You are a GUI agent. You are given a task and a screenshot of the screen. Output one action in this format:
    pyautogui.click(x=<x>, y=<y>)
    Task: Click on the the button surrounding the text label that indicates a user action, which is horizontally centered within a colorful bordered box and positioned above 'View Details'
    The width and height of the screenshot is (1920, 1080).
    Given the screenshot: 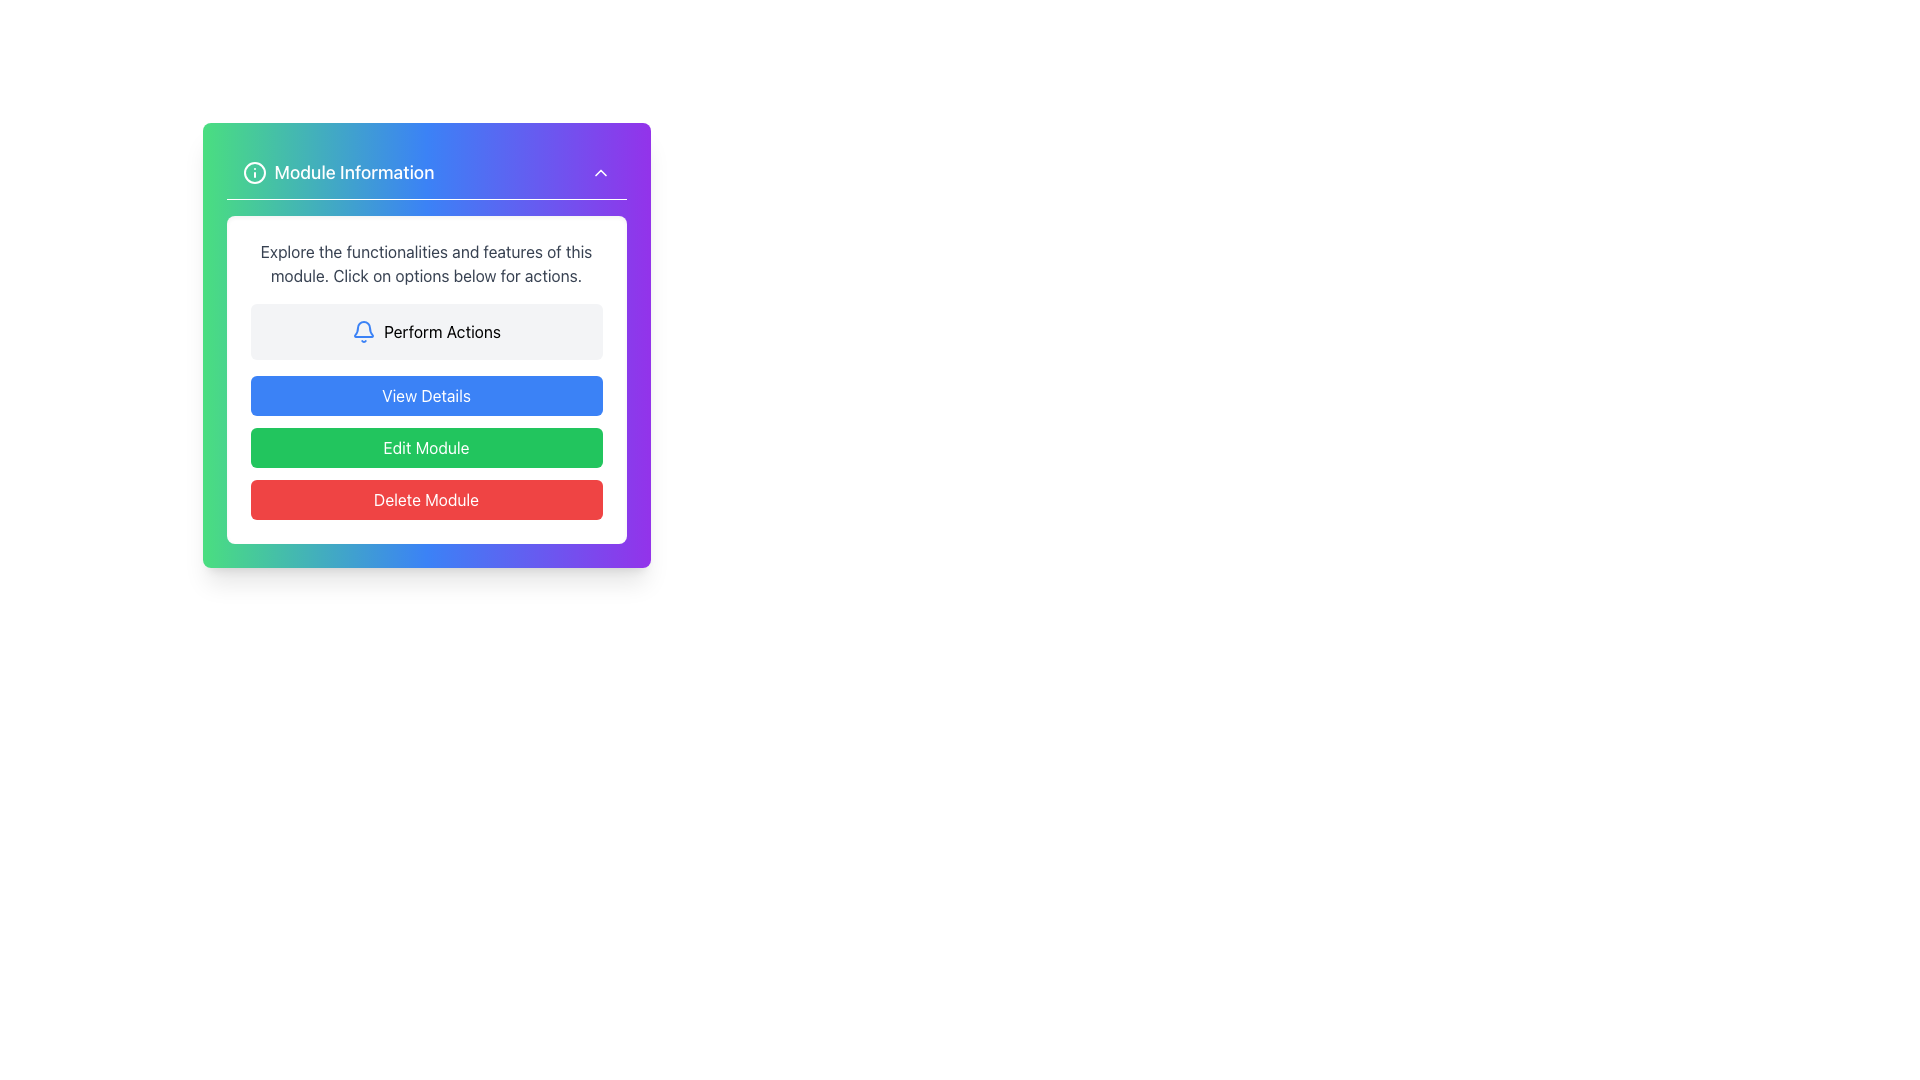 What is the action you would take?
    pyautogui.click(x=440, y=330)
    